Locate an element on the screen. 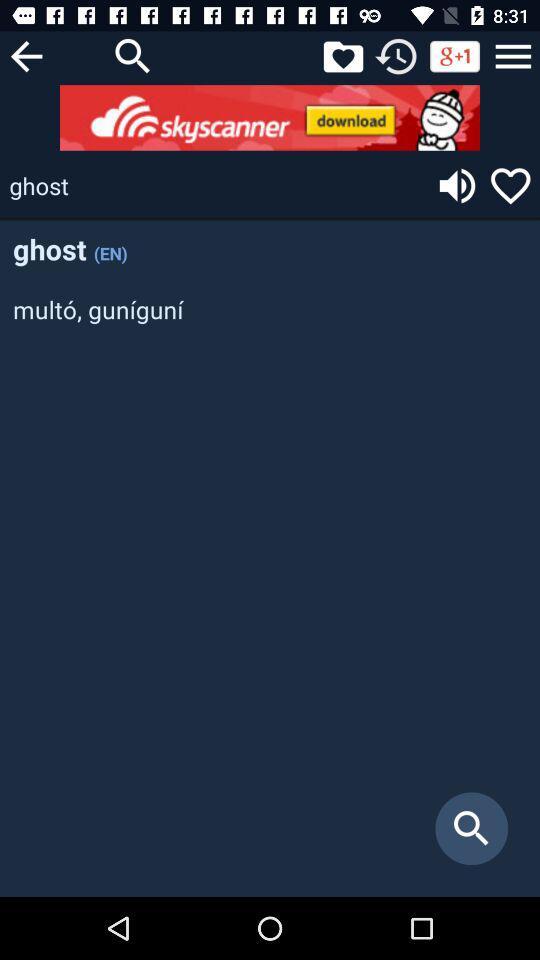 The width and height of the screenshot is (540, 960). switch like option is located at coordinates (510, 185).